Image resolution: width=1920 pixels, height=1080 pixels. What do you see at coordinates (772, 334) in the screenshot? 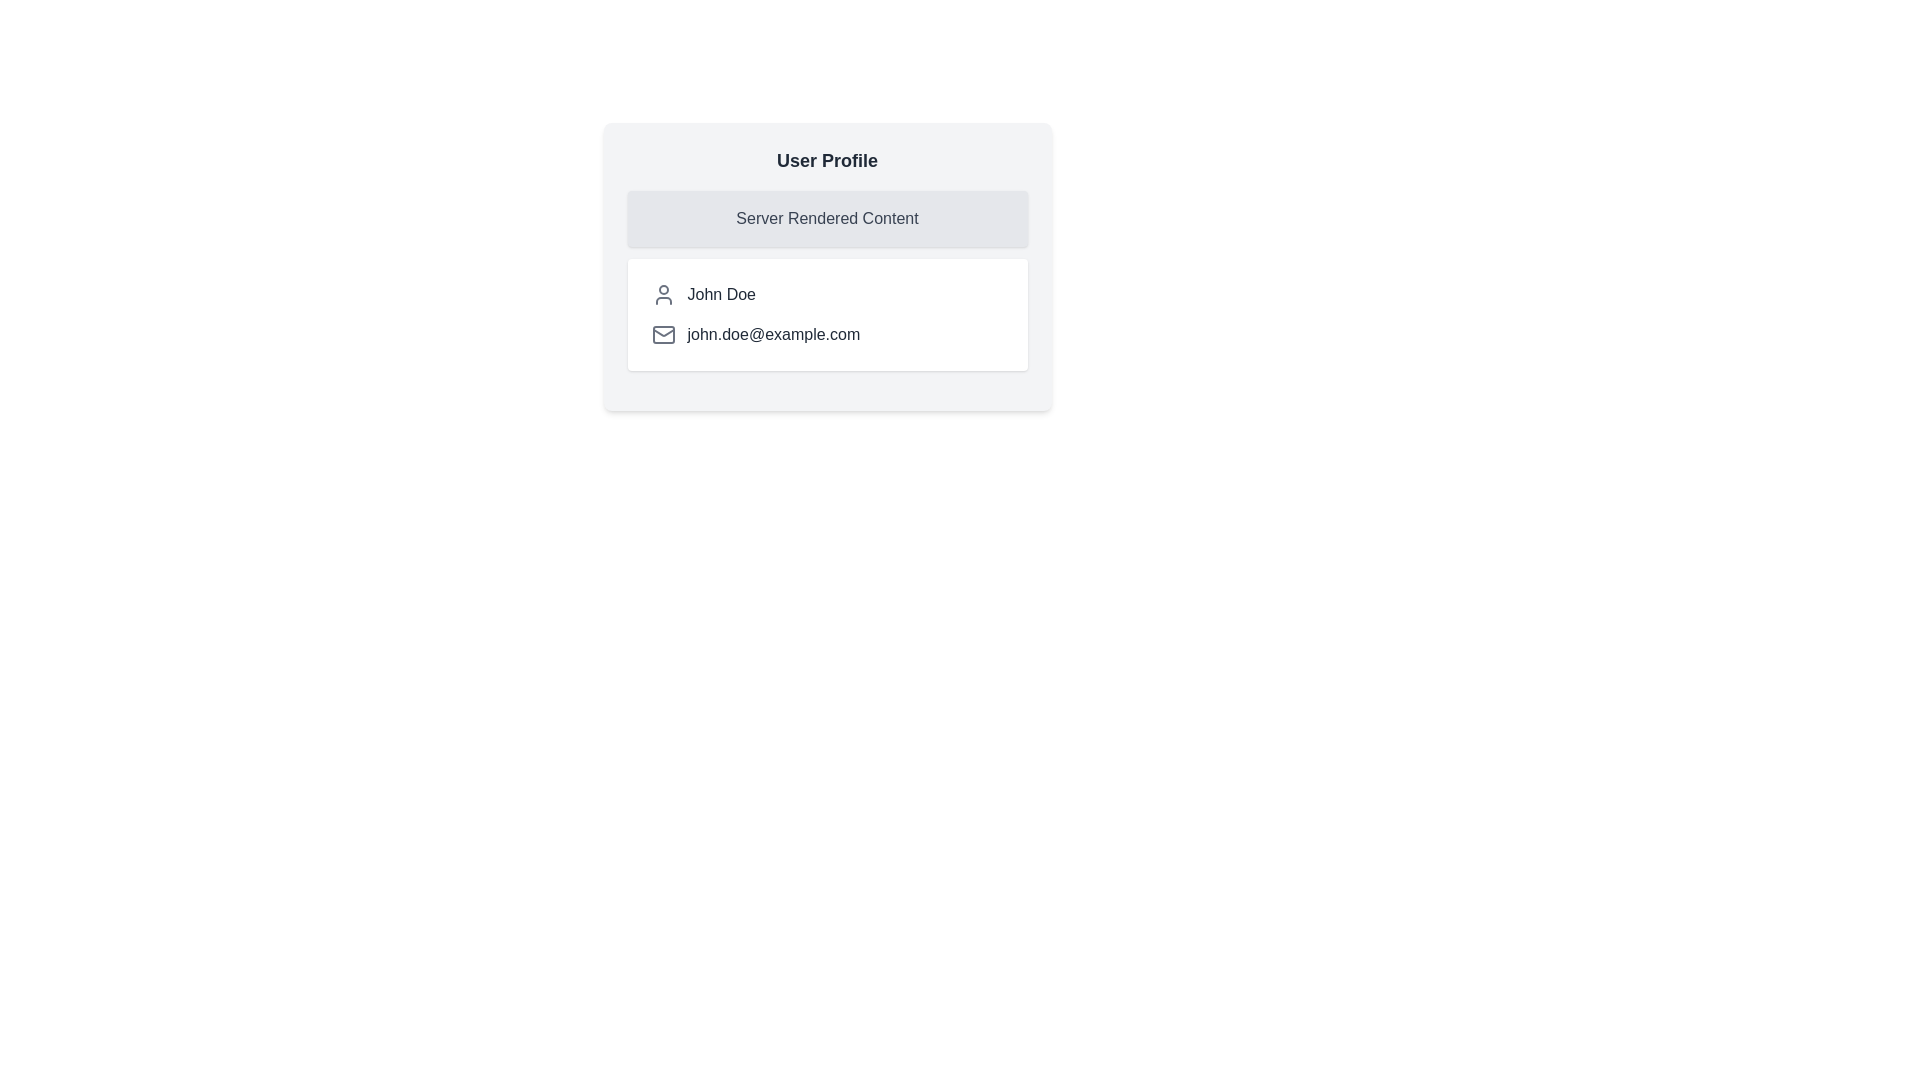
I see `the static text displaying 'john.doe@example.com', which is styled in dark gray and positioned within the User Profile card layout` at bounding box center [772, 334].